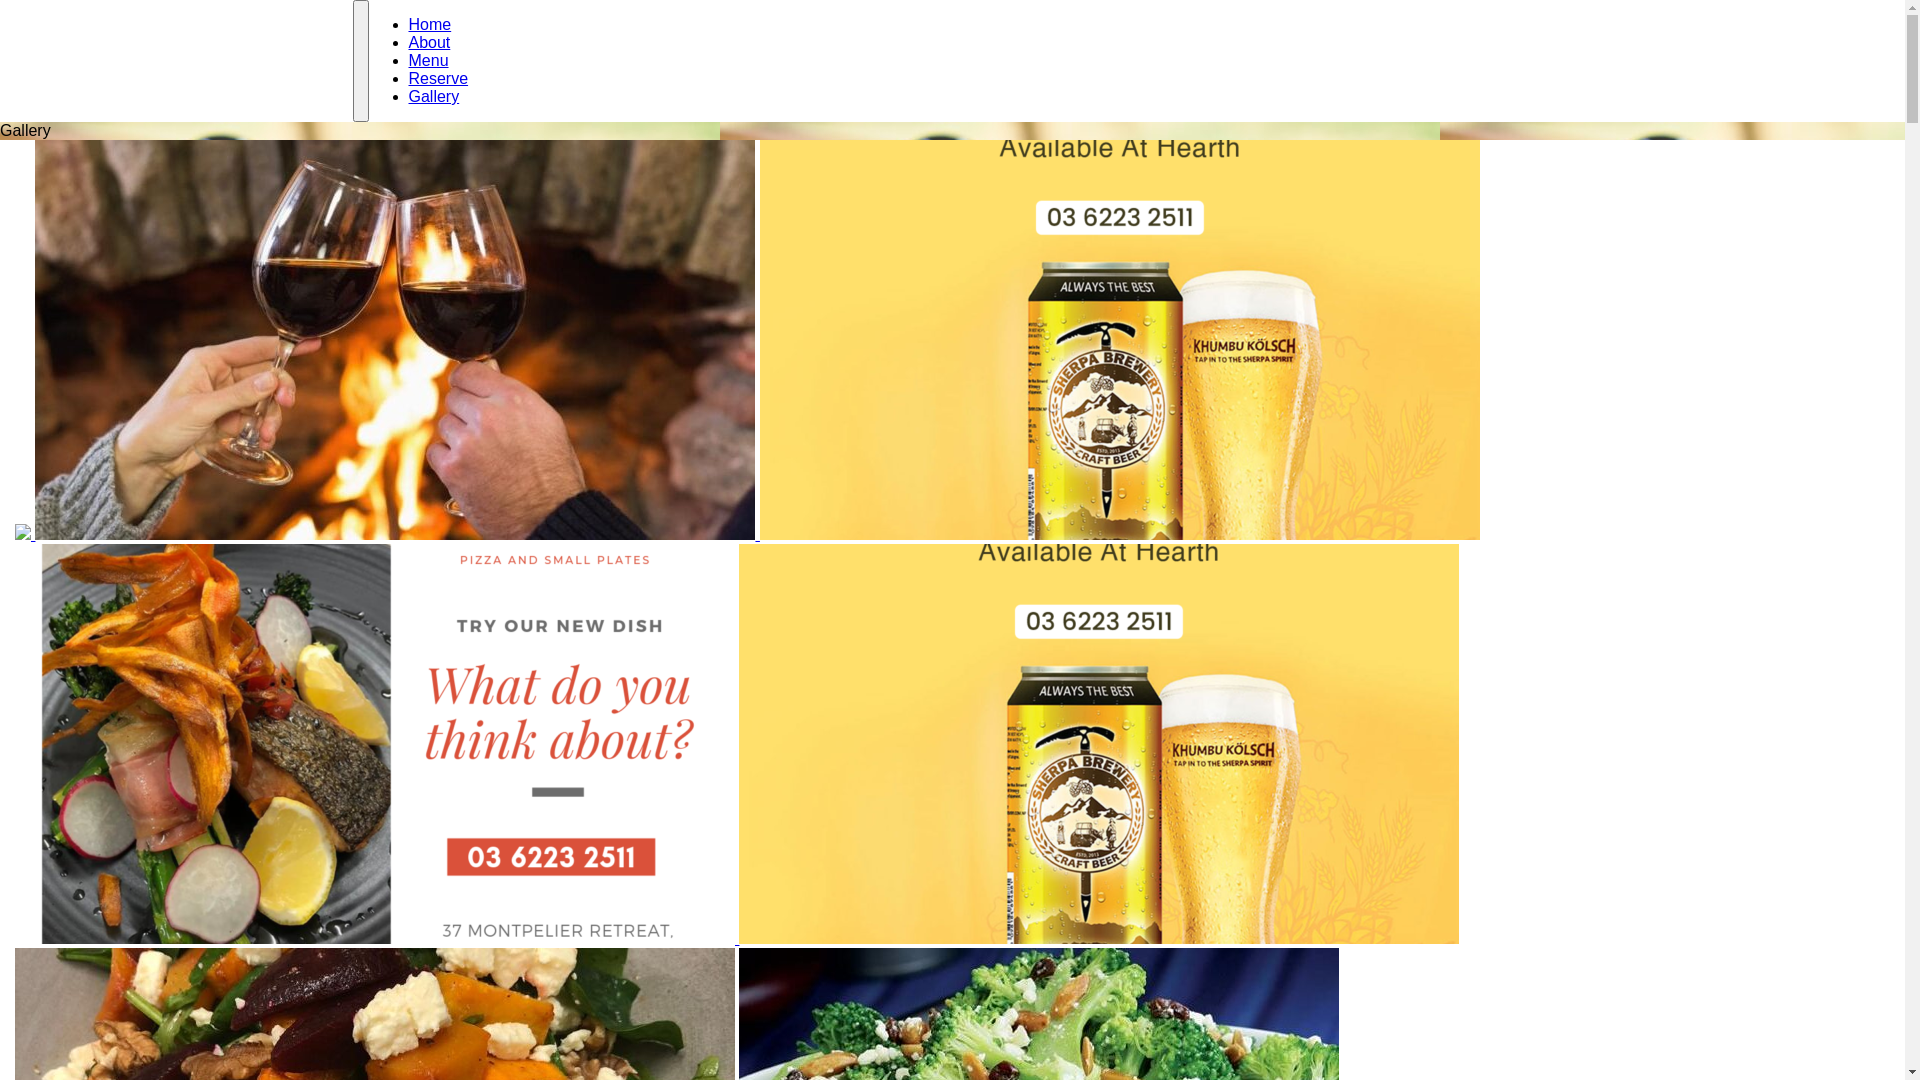 The image size is (1920, 1080). What do you see at coordinates (427, 42) in the screenshot?
I see `'About'` at bounding box center [427, 42].